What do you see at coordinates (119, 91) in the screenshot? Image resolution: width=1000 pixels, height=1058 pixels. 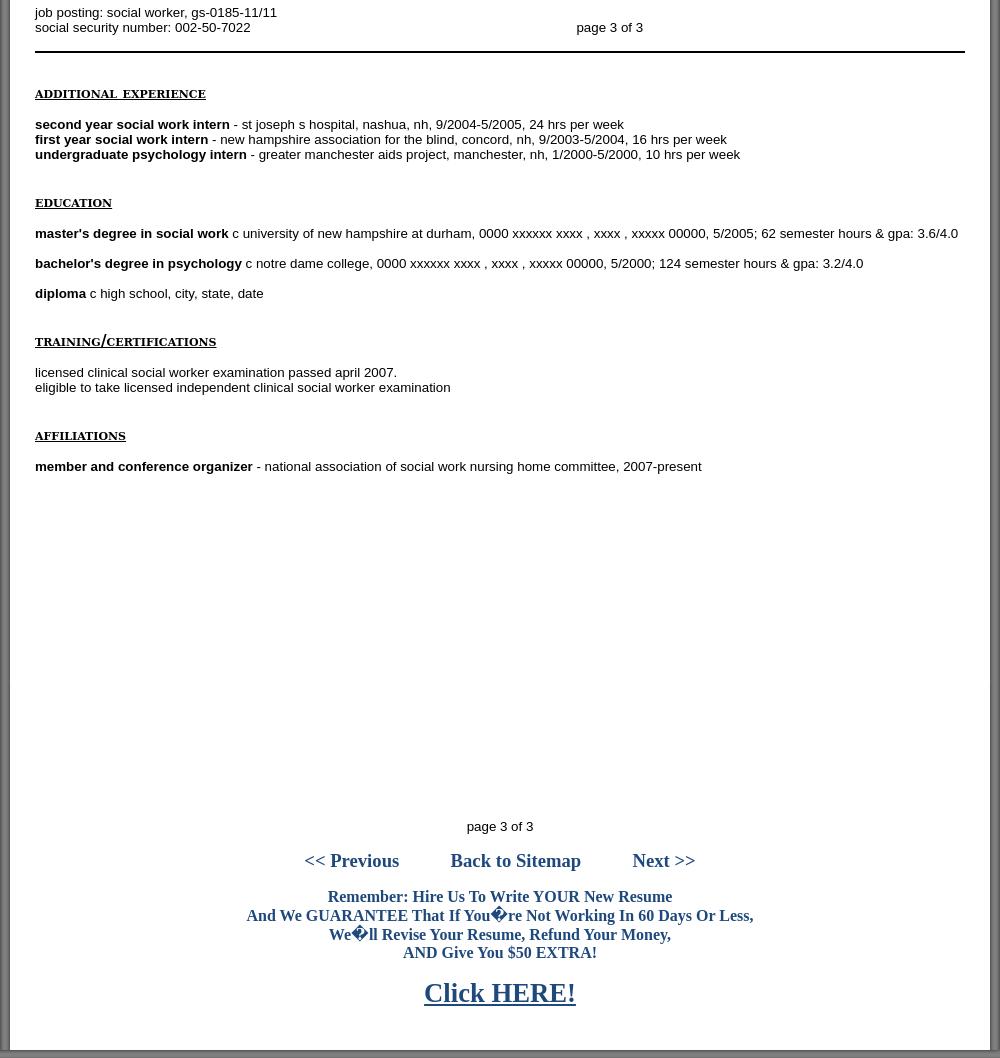 I see `'additional experience'` at bounding box center [119, 91].